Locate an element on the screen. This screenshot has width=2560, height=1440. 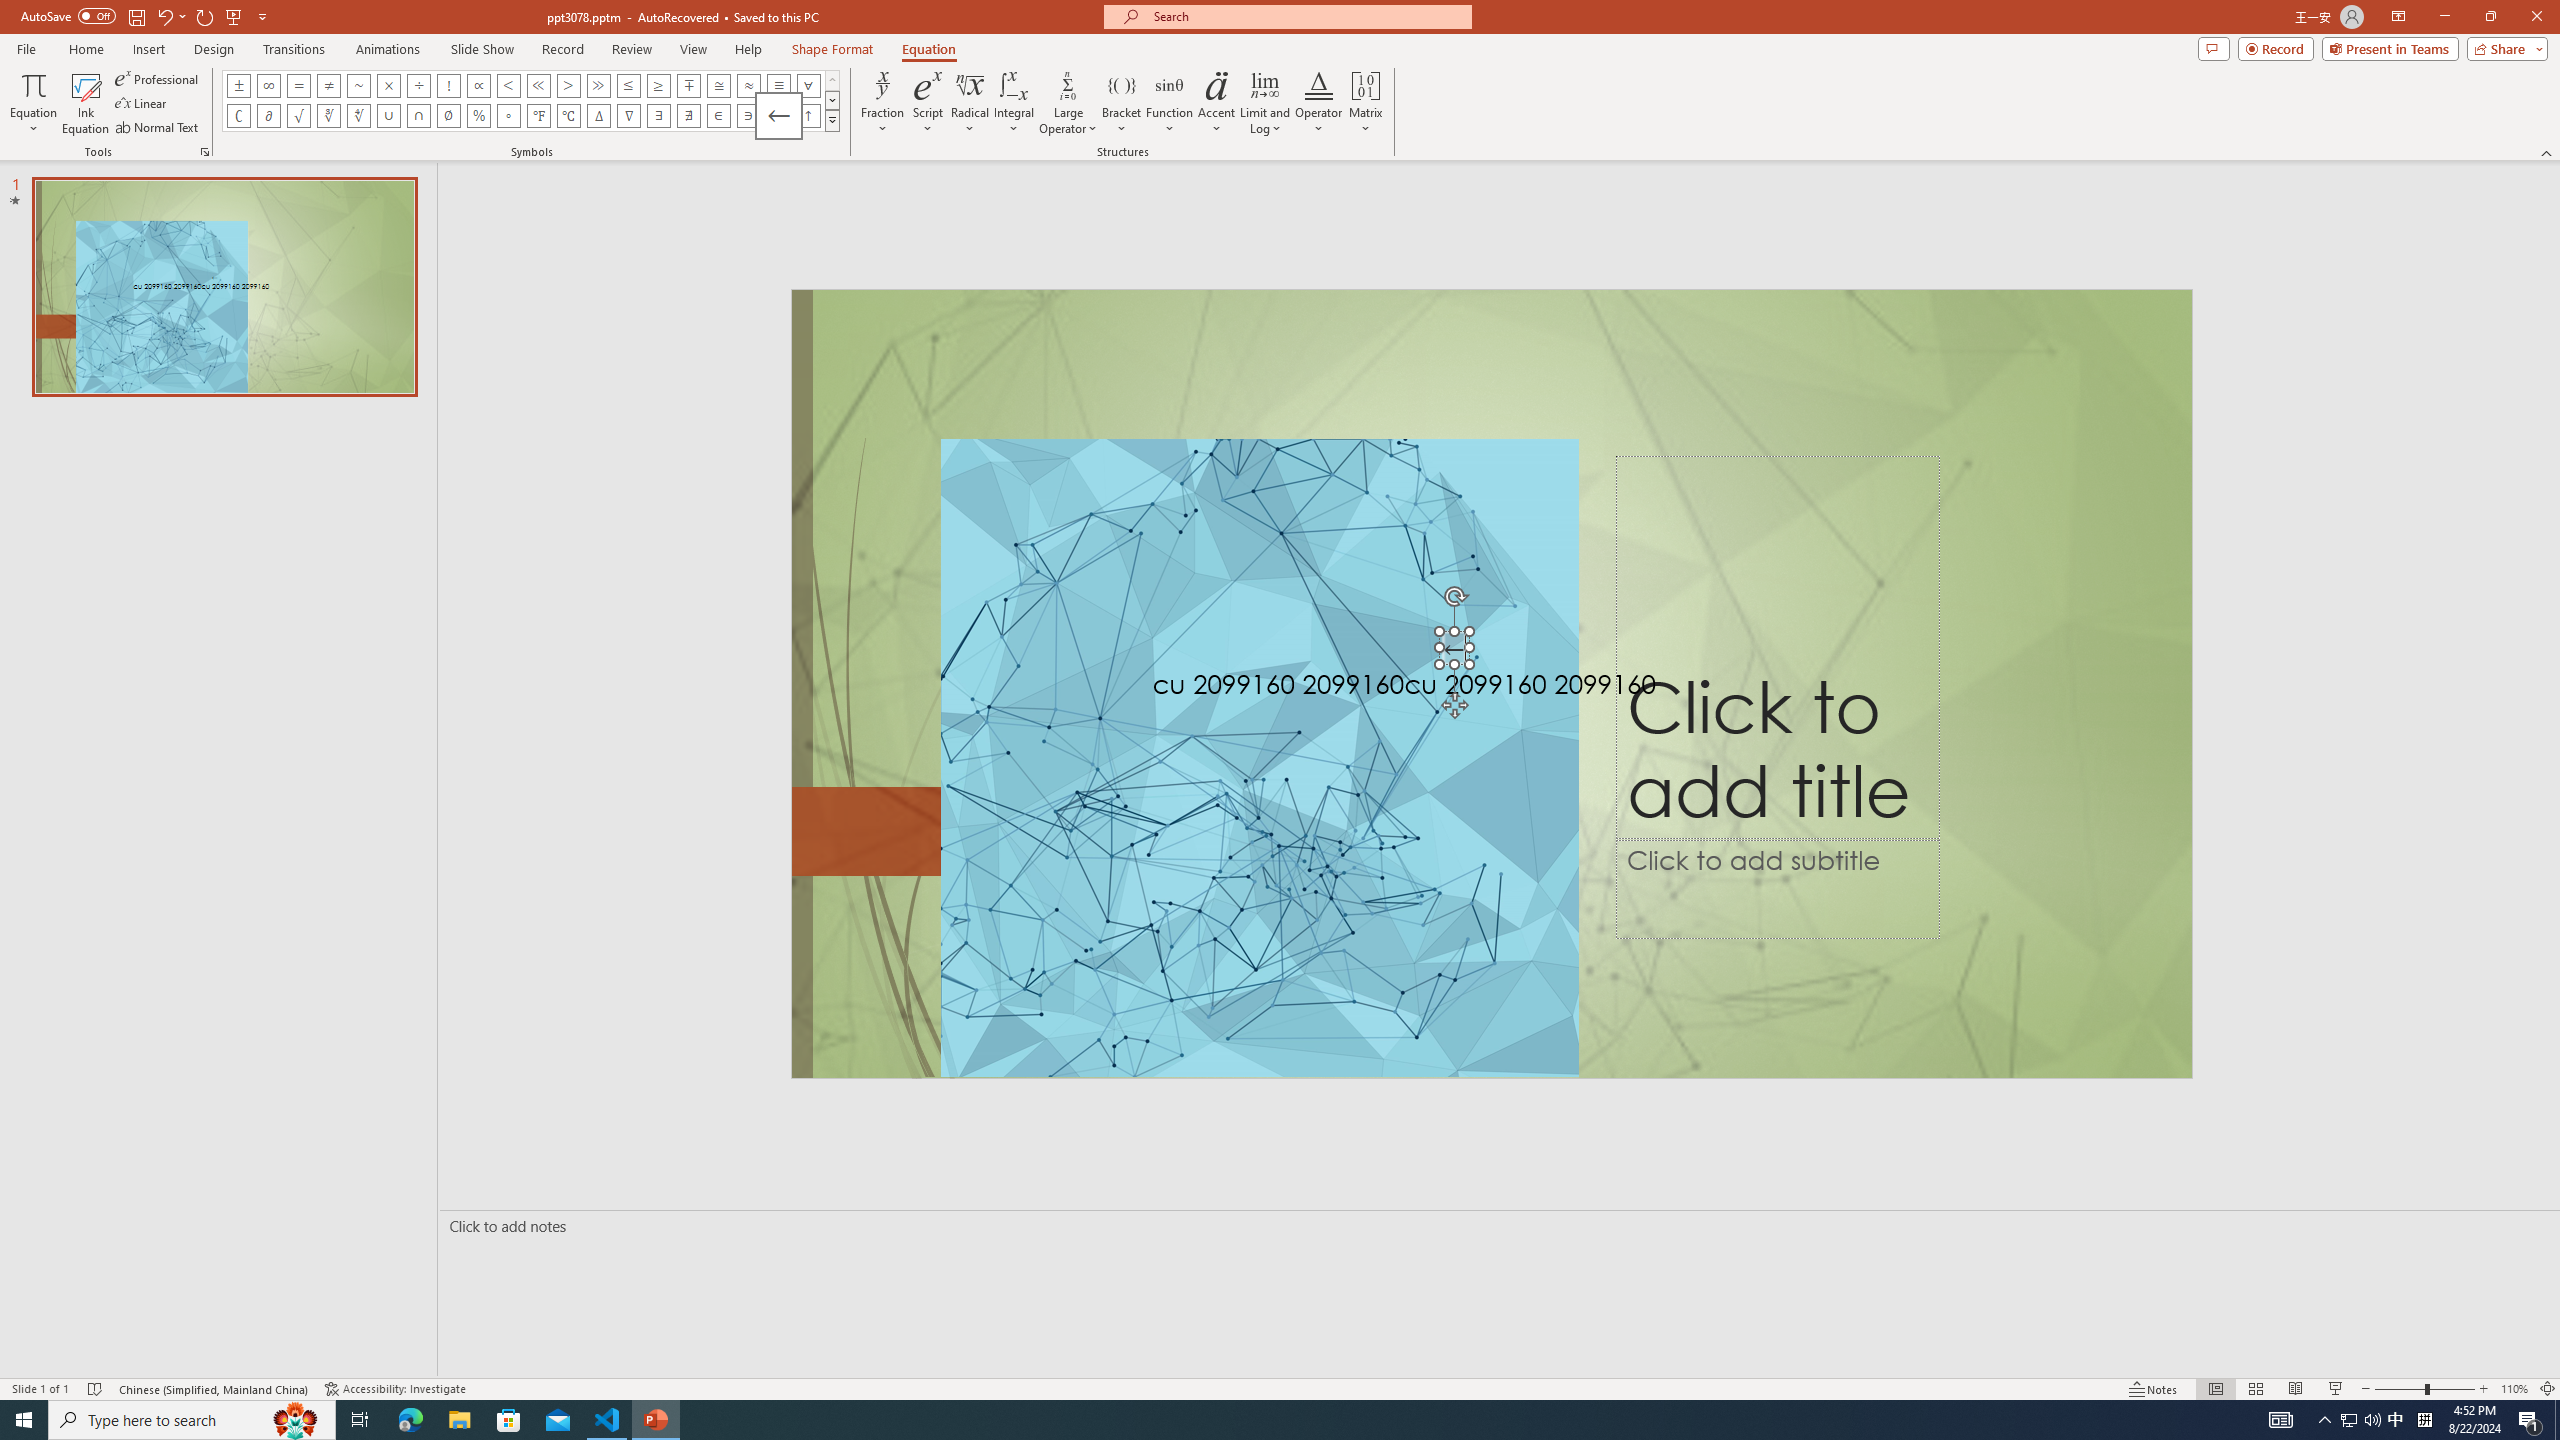
'Fraction' is located at coordinates (882, 103).